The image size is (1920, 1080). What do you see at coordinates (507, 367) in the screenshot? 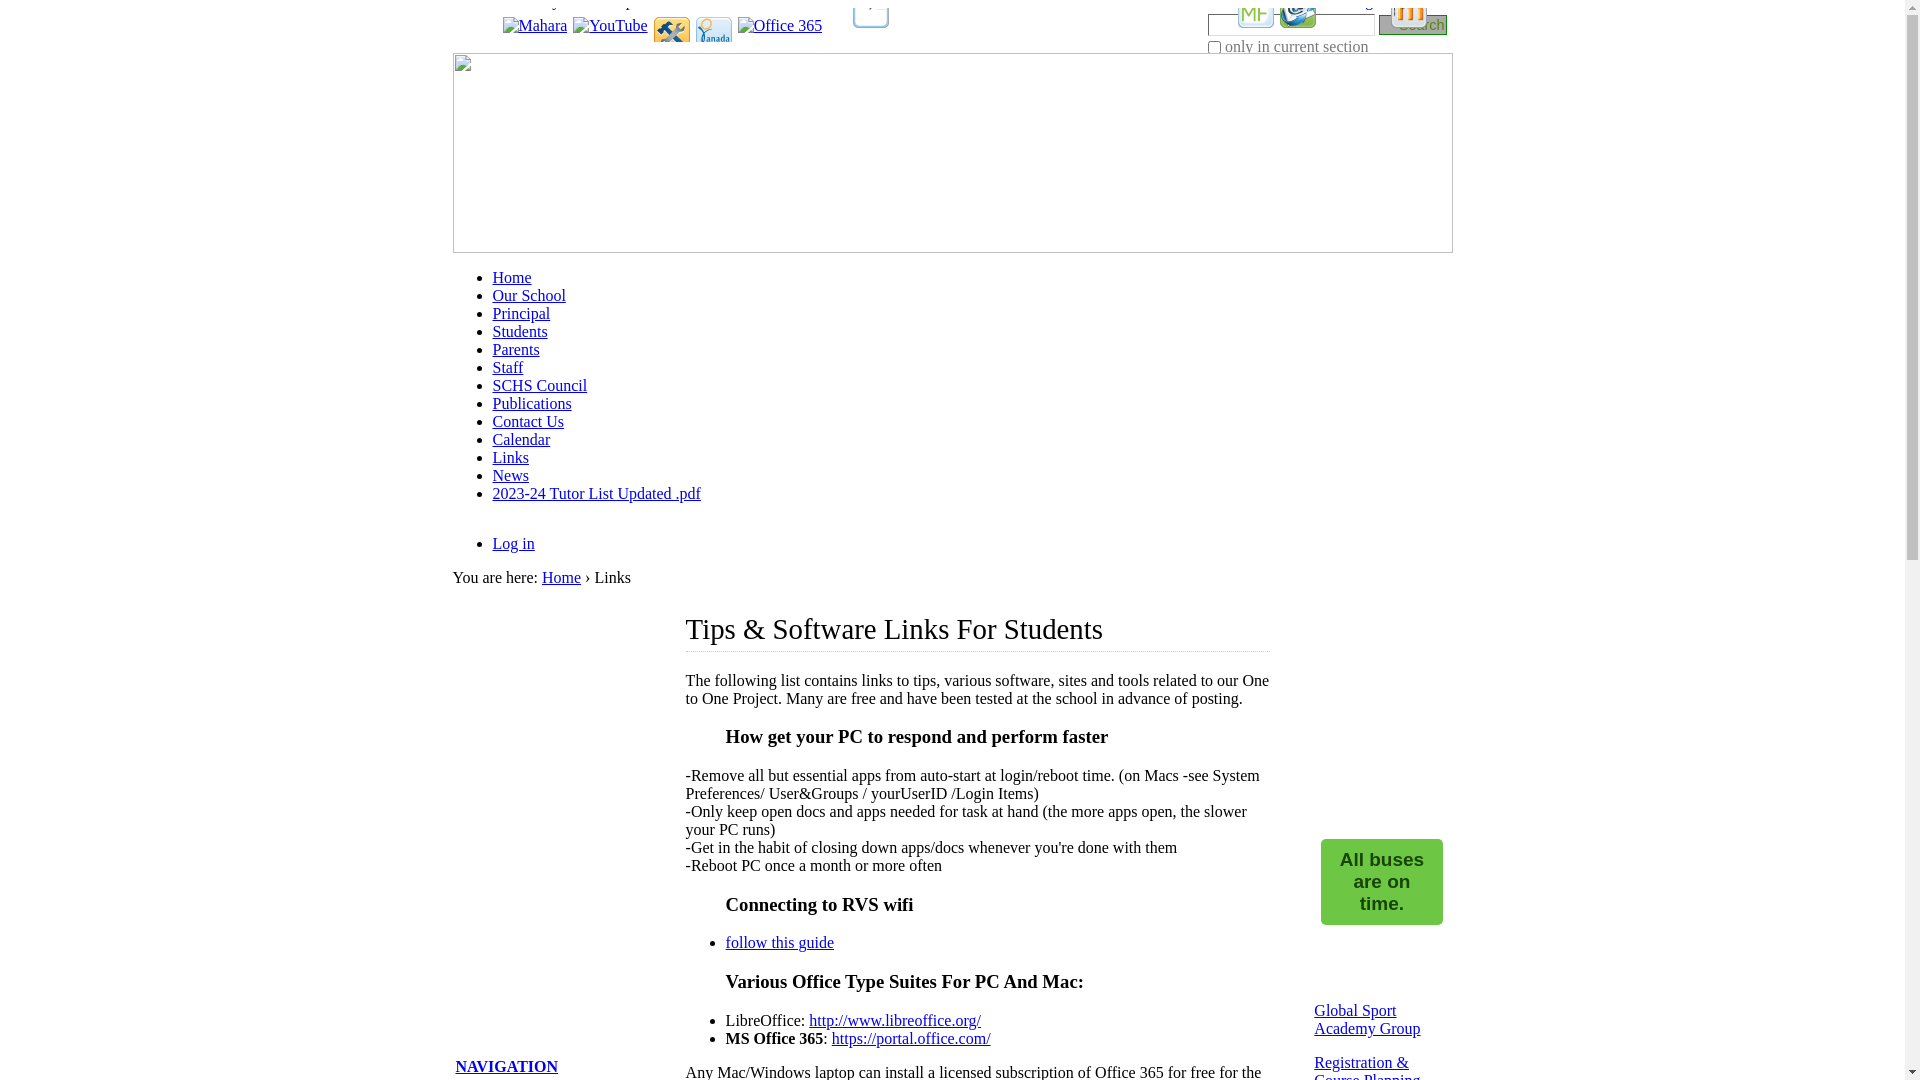
I see `'Staff'` at bounding box center [507, 367].